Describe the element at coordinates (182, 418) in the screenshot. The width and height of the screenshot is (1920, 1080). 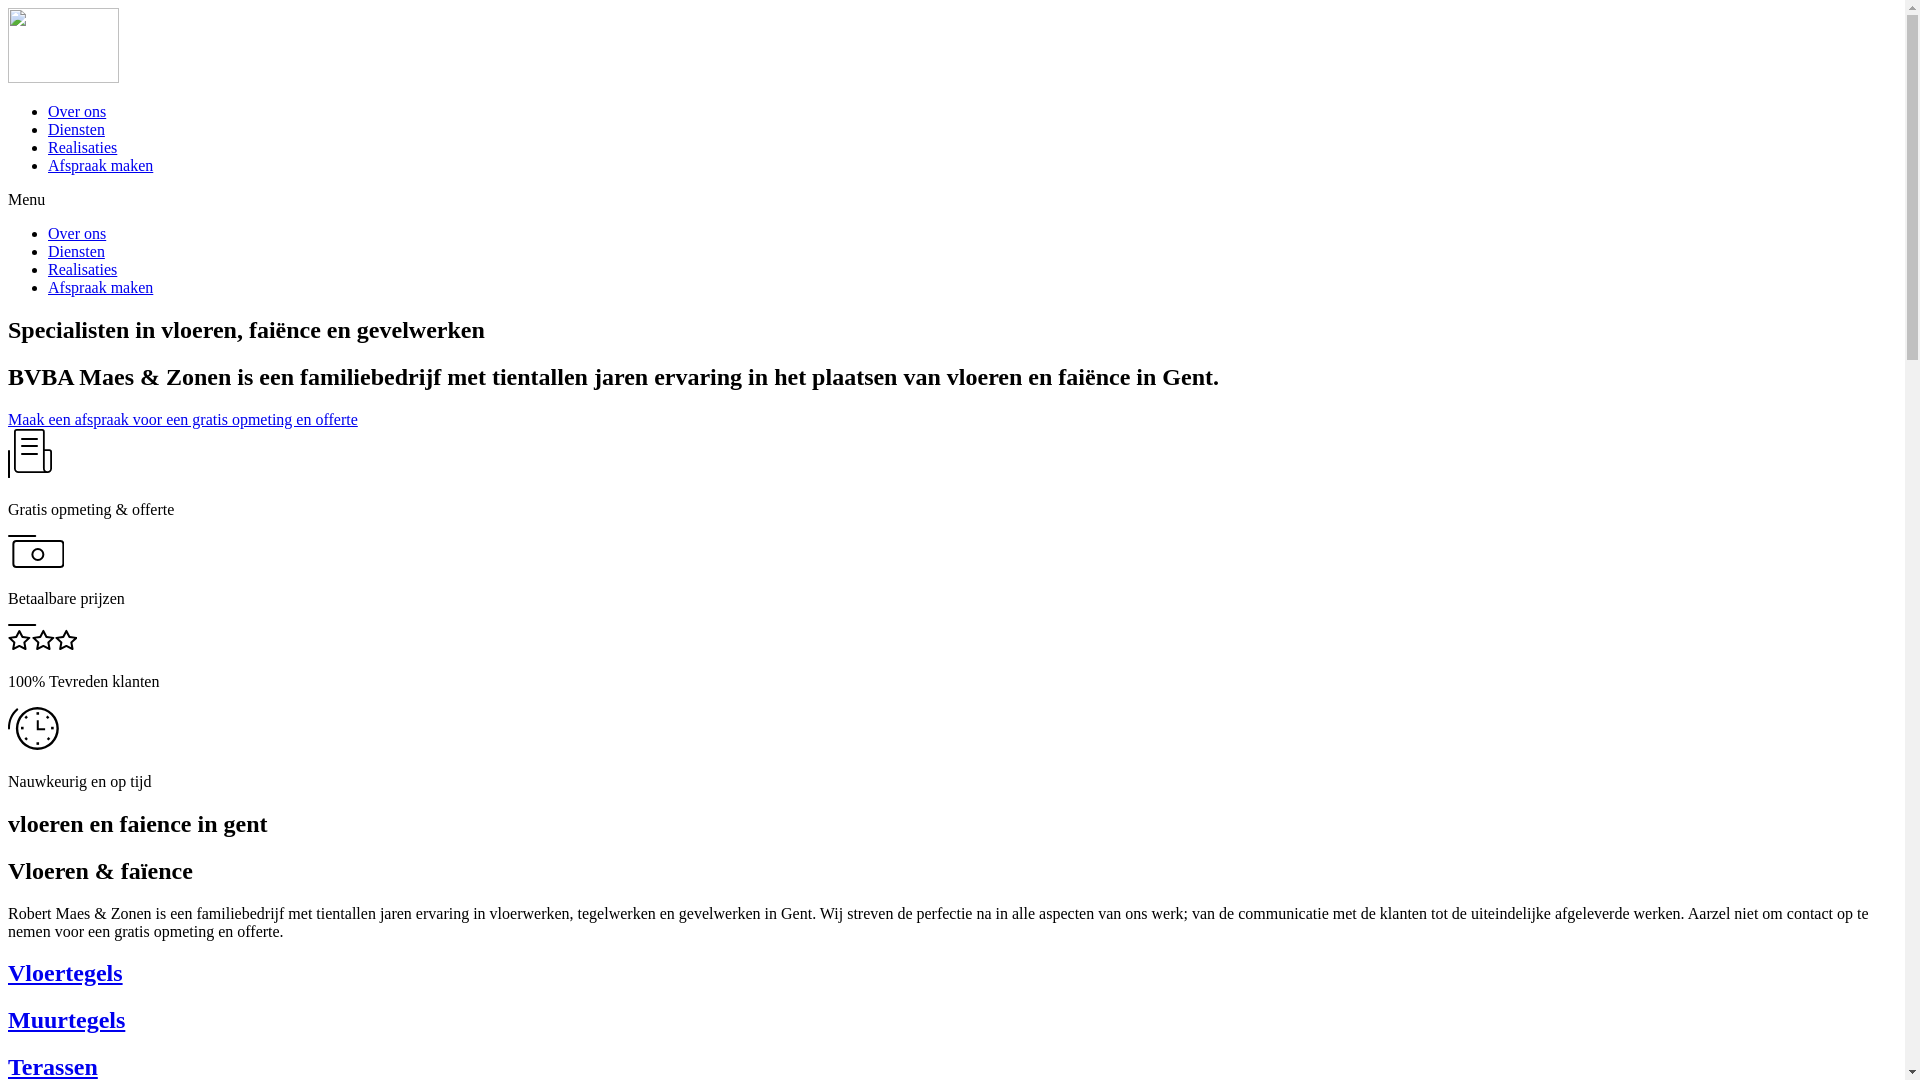
I see `'Maak een afspraak voor een gratis opmeting en offerte'` at that location.